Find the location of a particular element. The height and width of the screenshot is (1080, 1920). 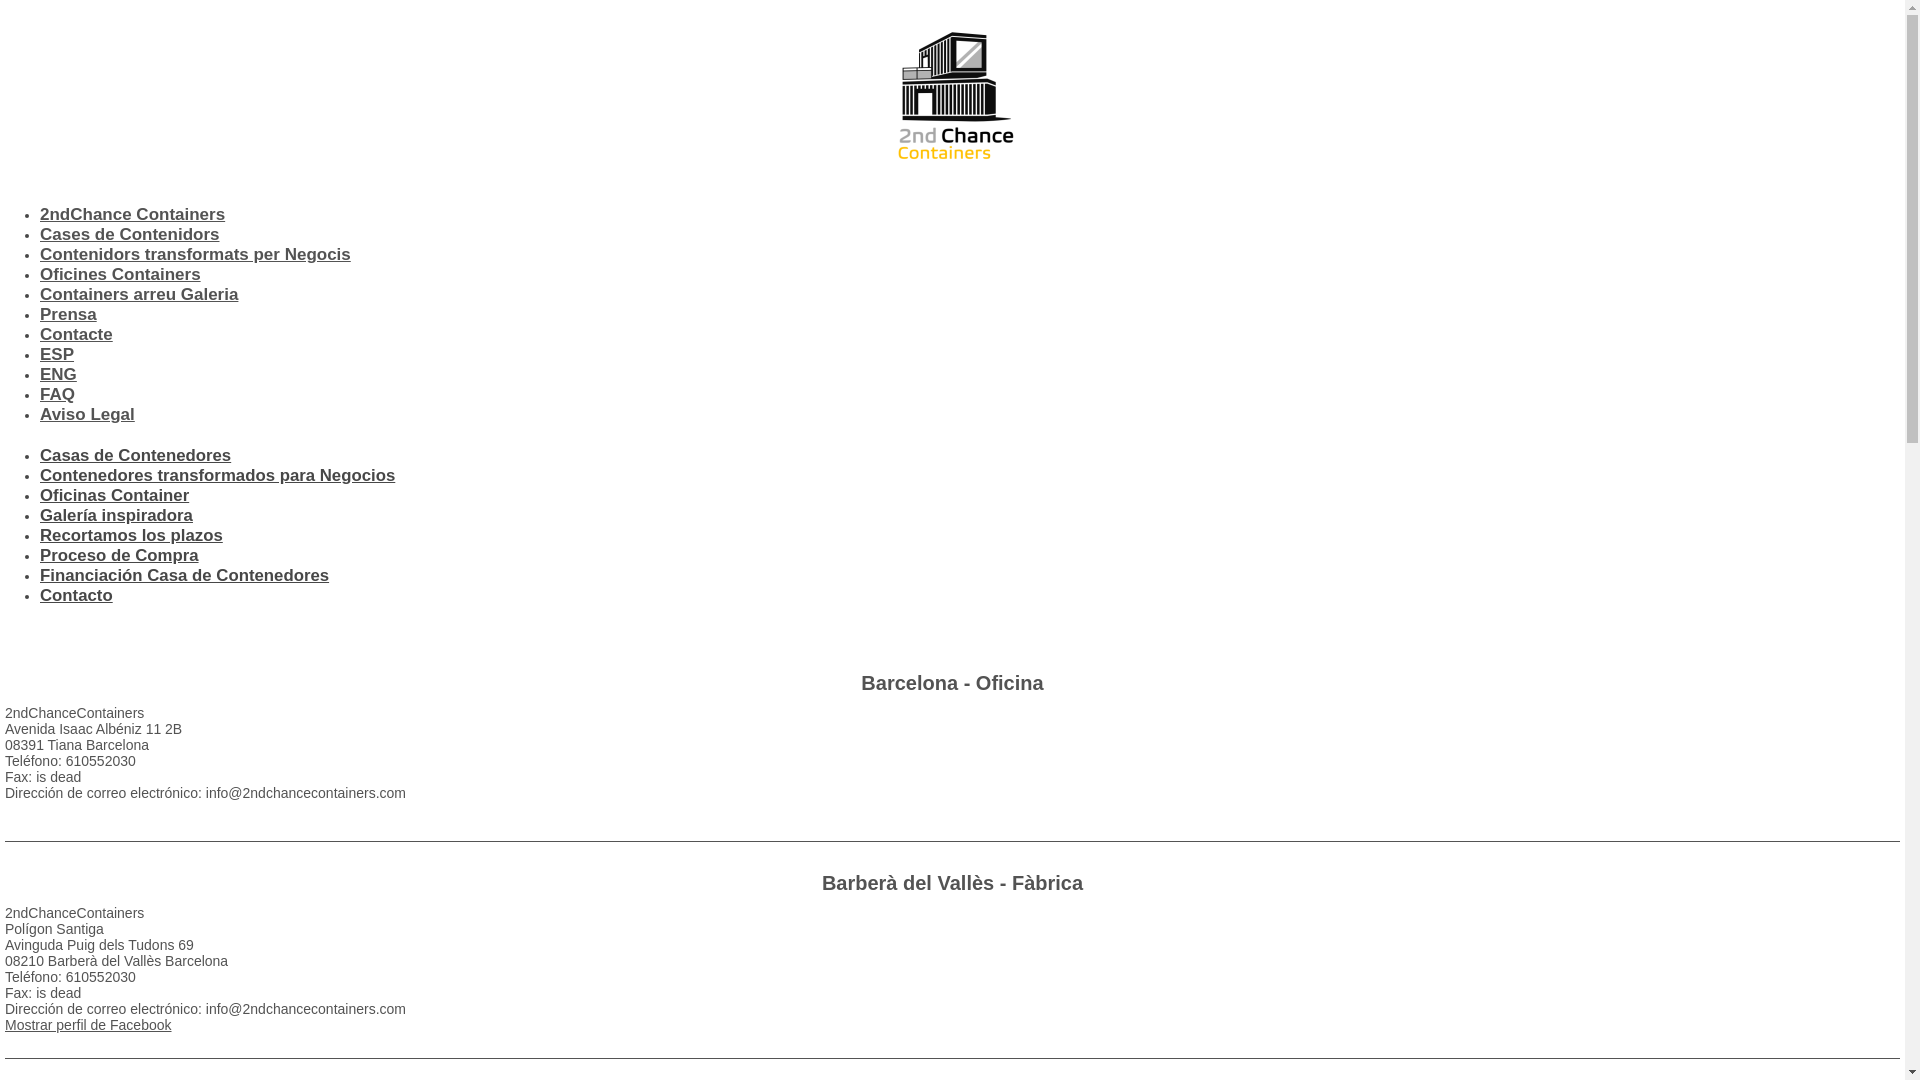

'Contenedores transformados para Negocios' is located at coordinates (217, 475).